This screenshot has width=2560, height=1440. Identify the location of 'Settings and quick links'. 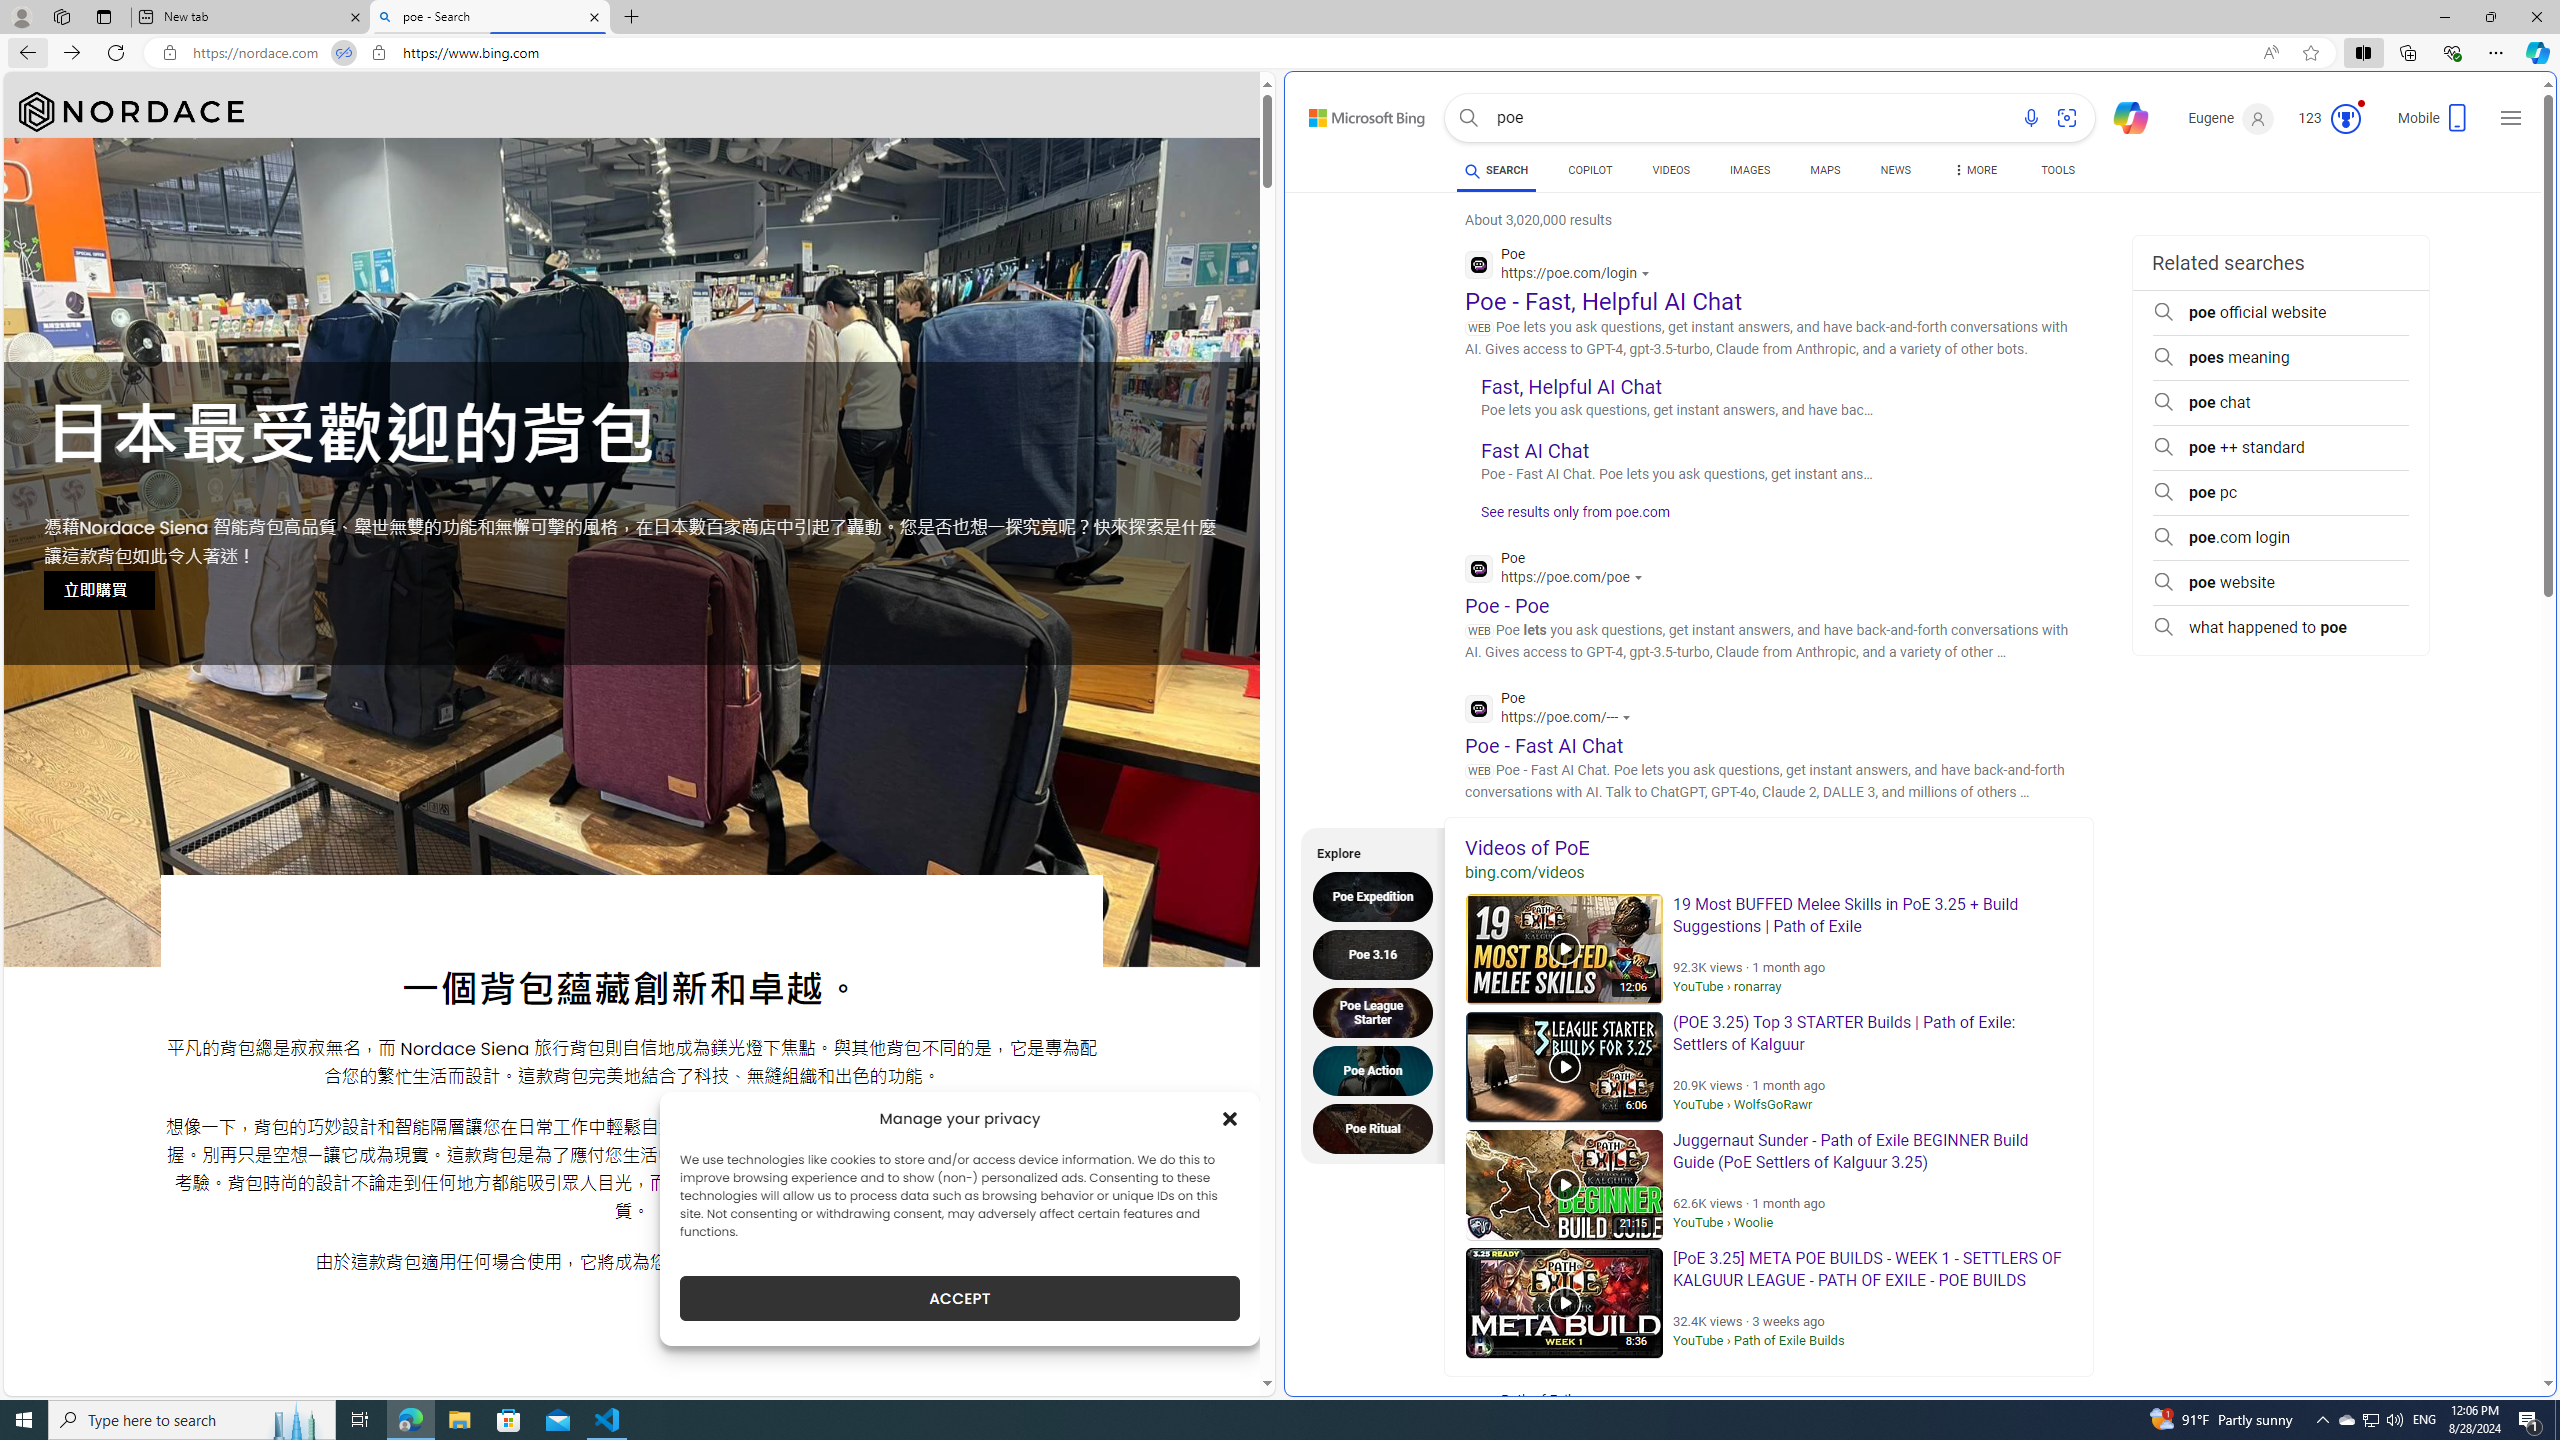
(2511, 118).